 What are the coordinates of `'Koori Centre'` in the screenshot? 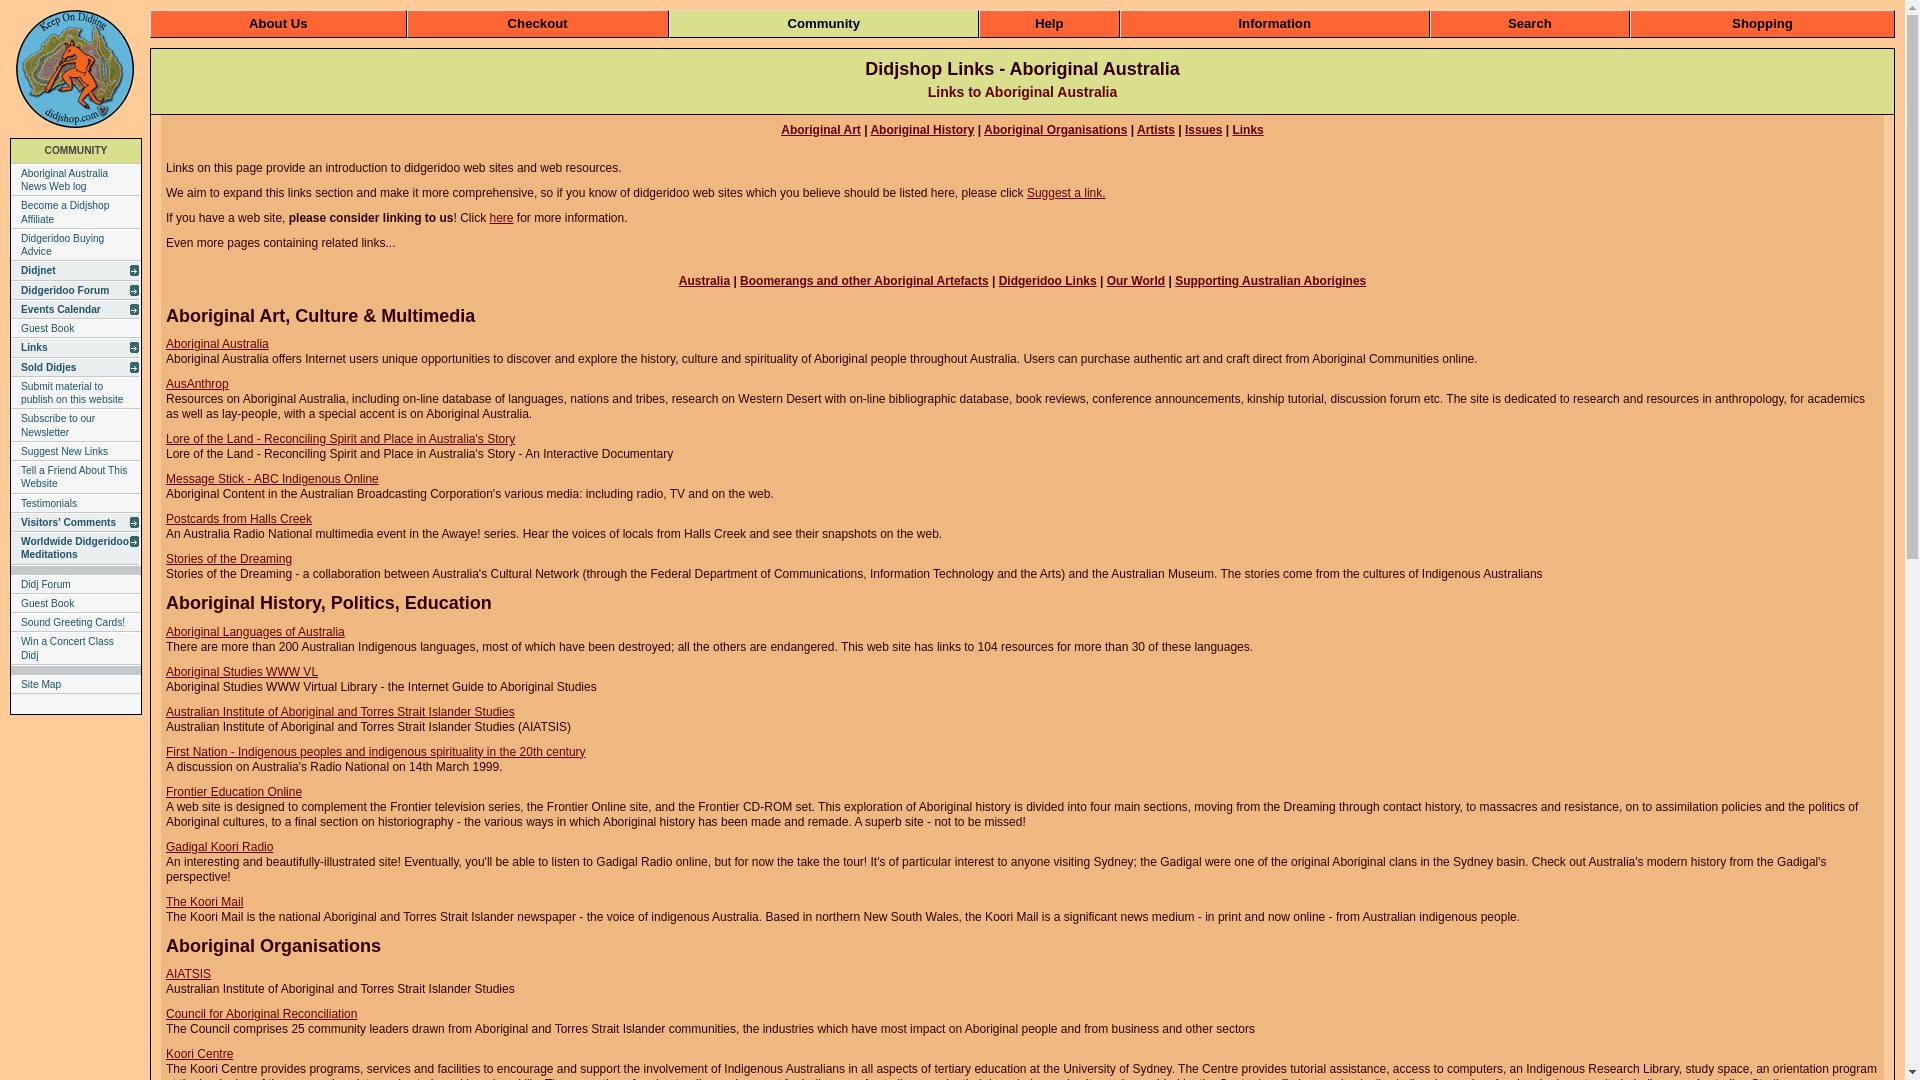 It's located at (199, 1052).